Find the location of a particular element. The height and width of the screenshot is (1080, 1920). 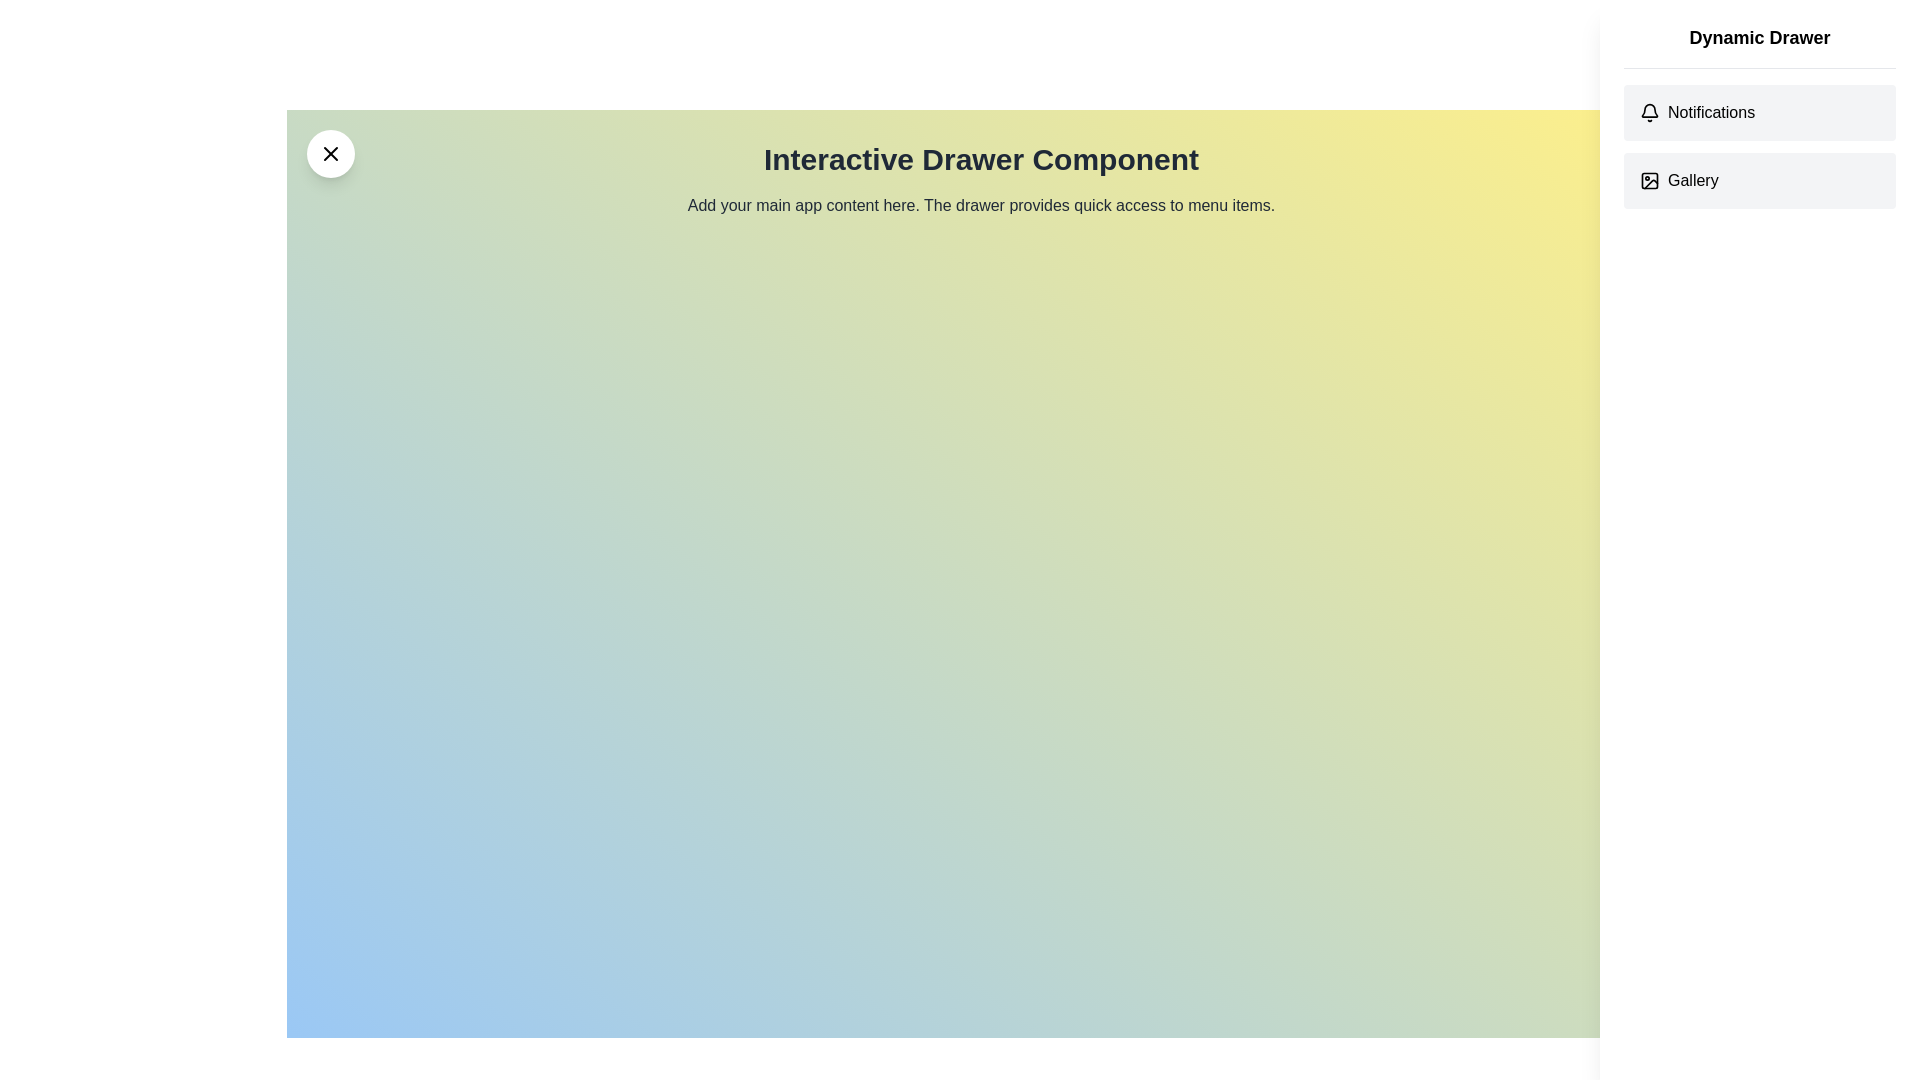

the 'Gallery' button icon located in the right-hand vertical menu, which suggests navigation or interaction with a gallery or image-related functionality is located at coordinates (1650, 181).